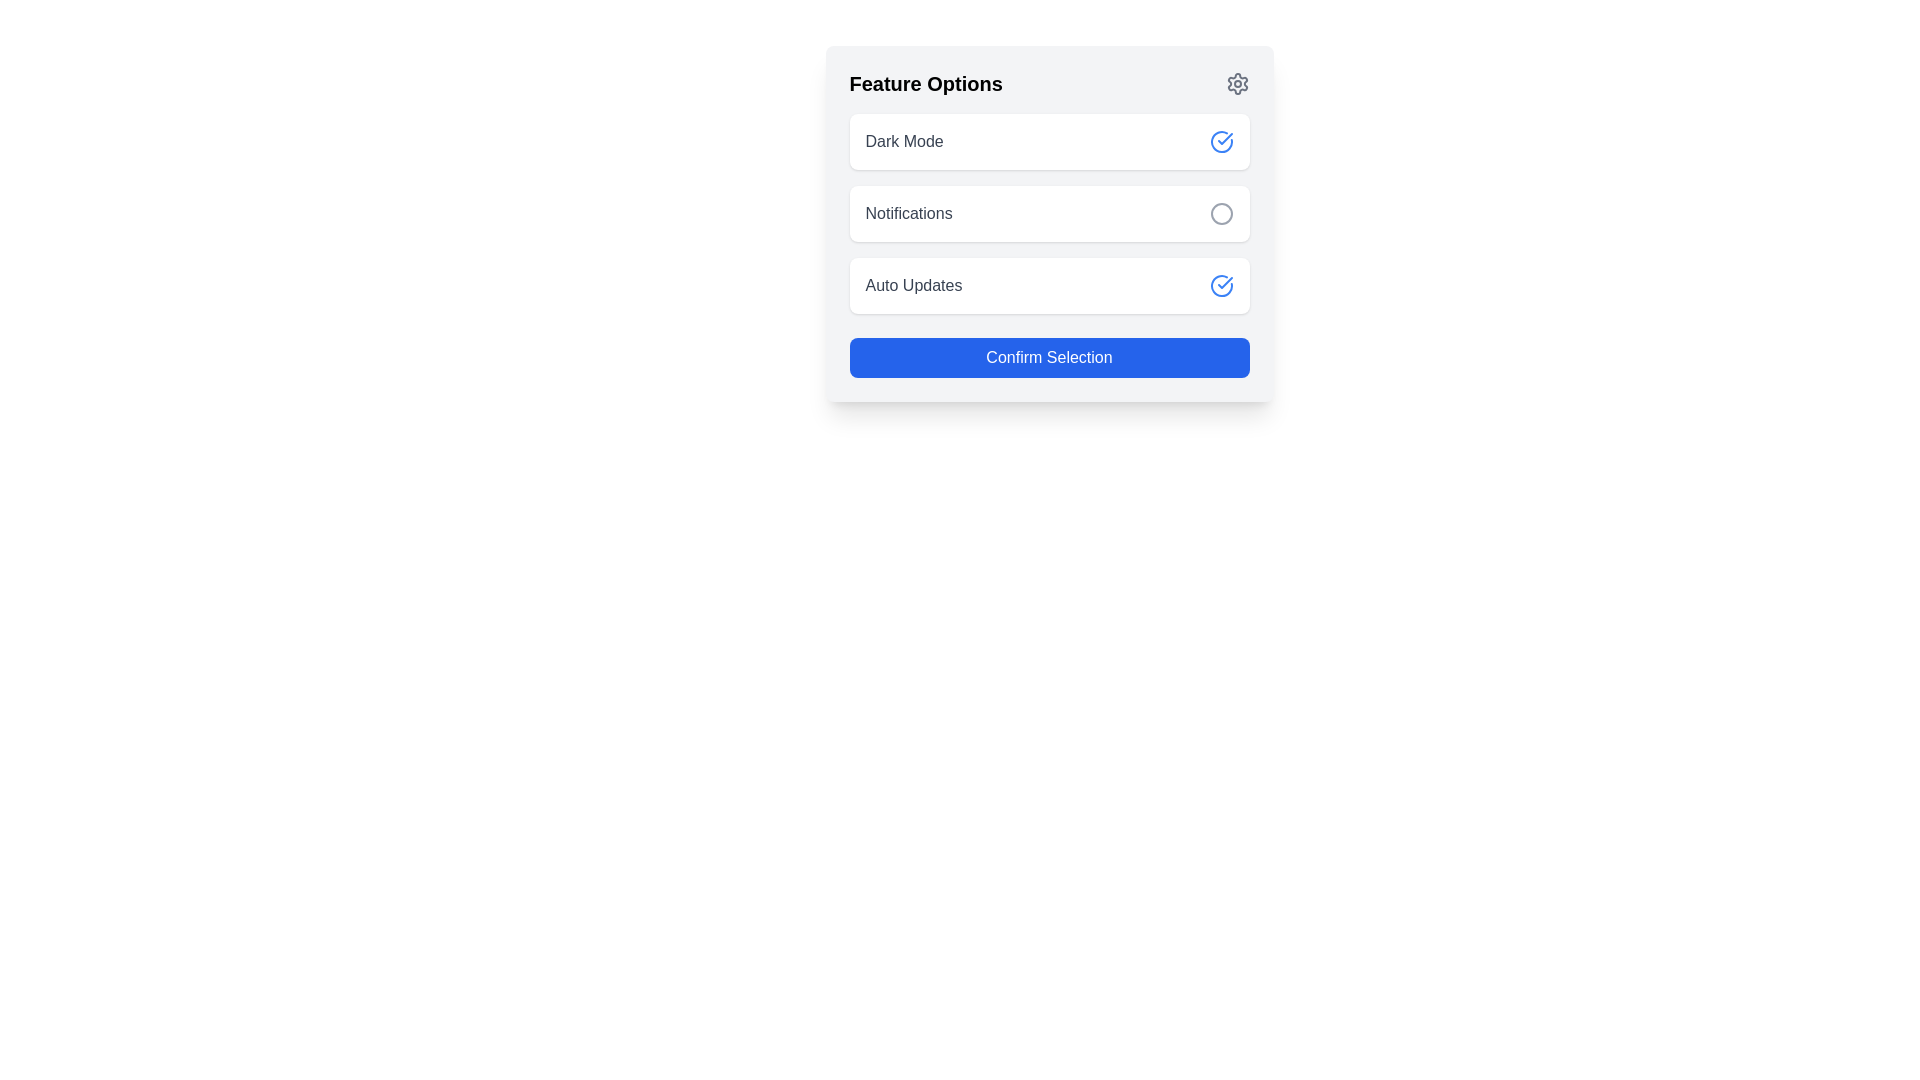 The image size is (1920, 1080). What do you see at coordinates (1048, 213) in the screenshot?
I see `the 'Notifications' option box in the configuration menu` at bounding box center [1048, 213].